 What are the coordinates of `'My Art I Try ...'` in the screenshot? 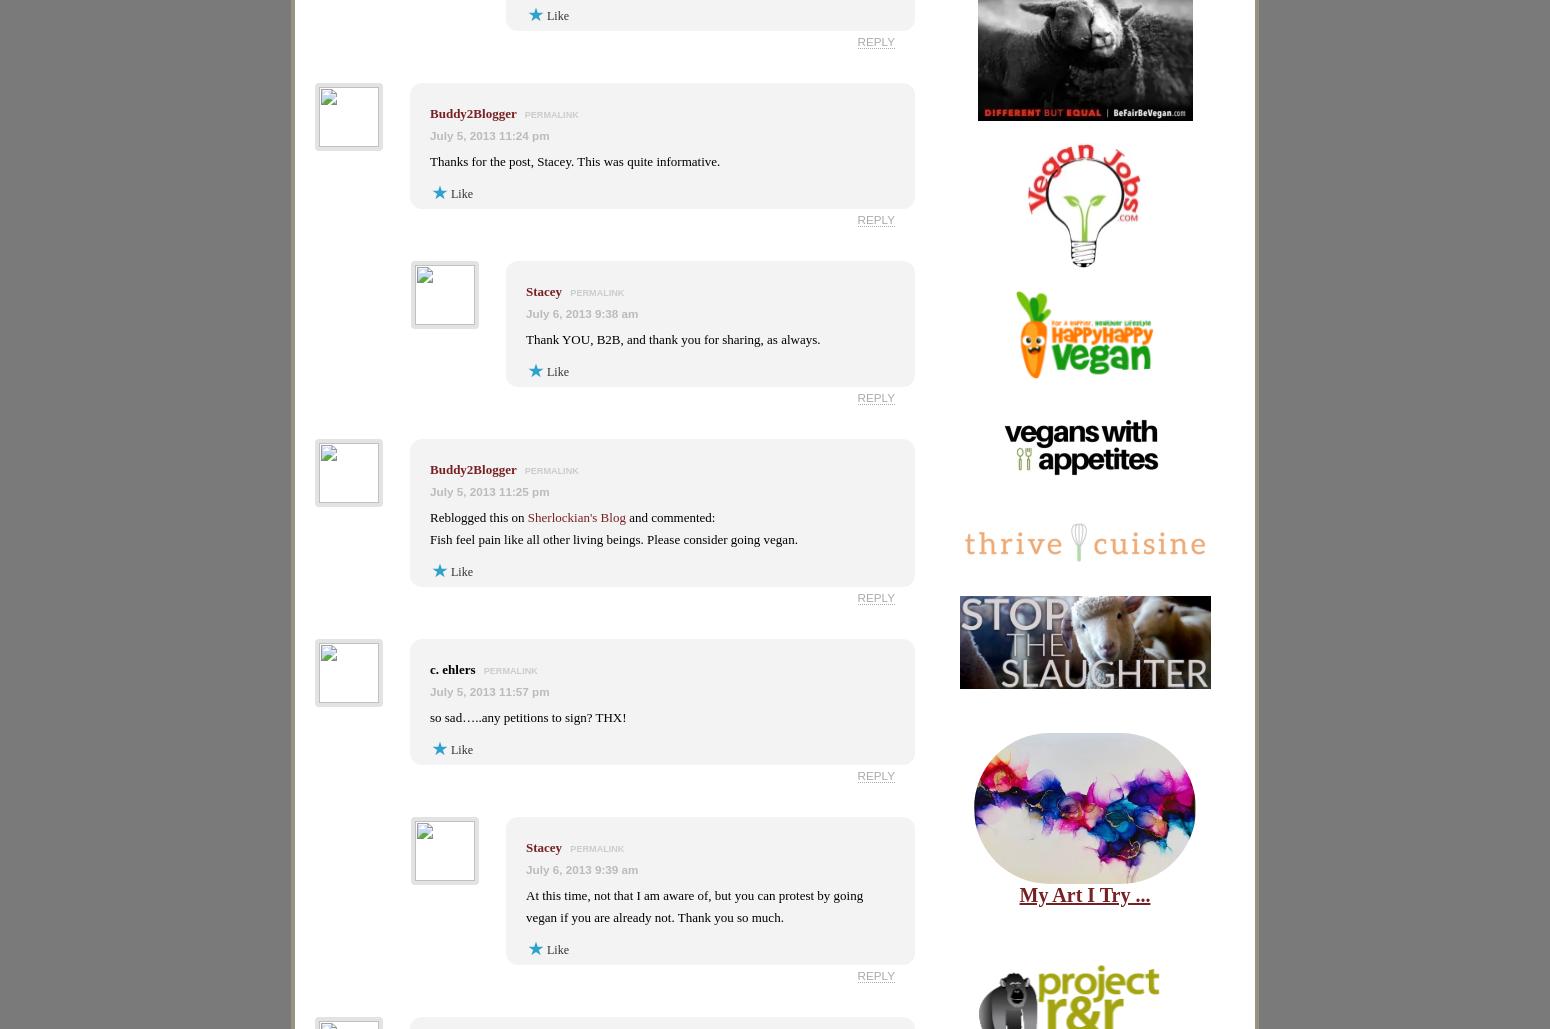 It's located at (1084, 893).